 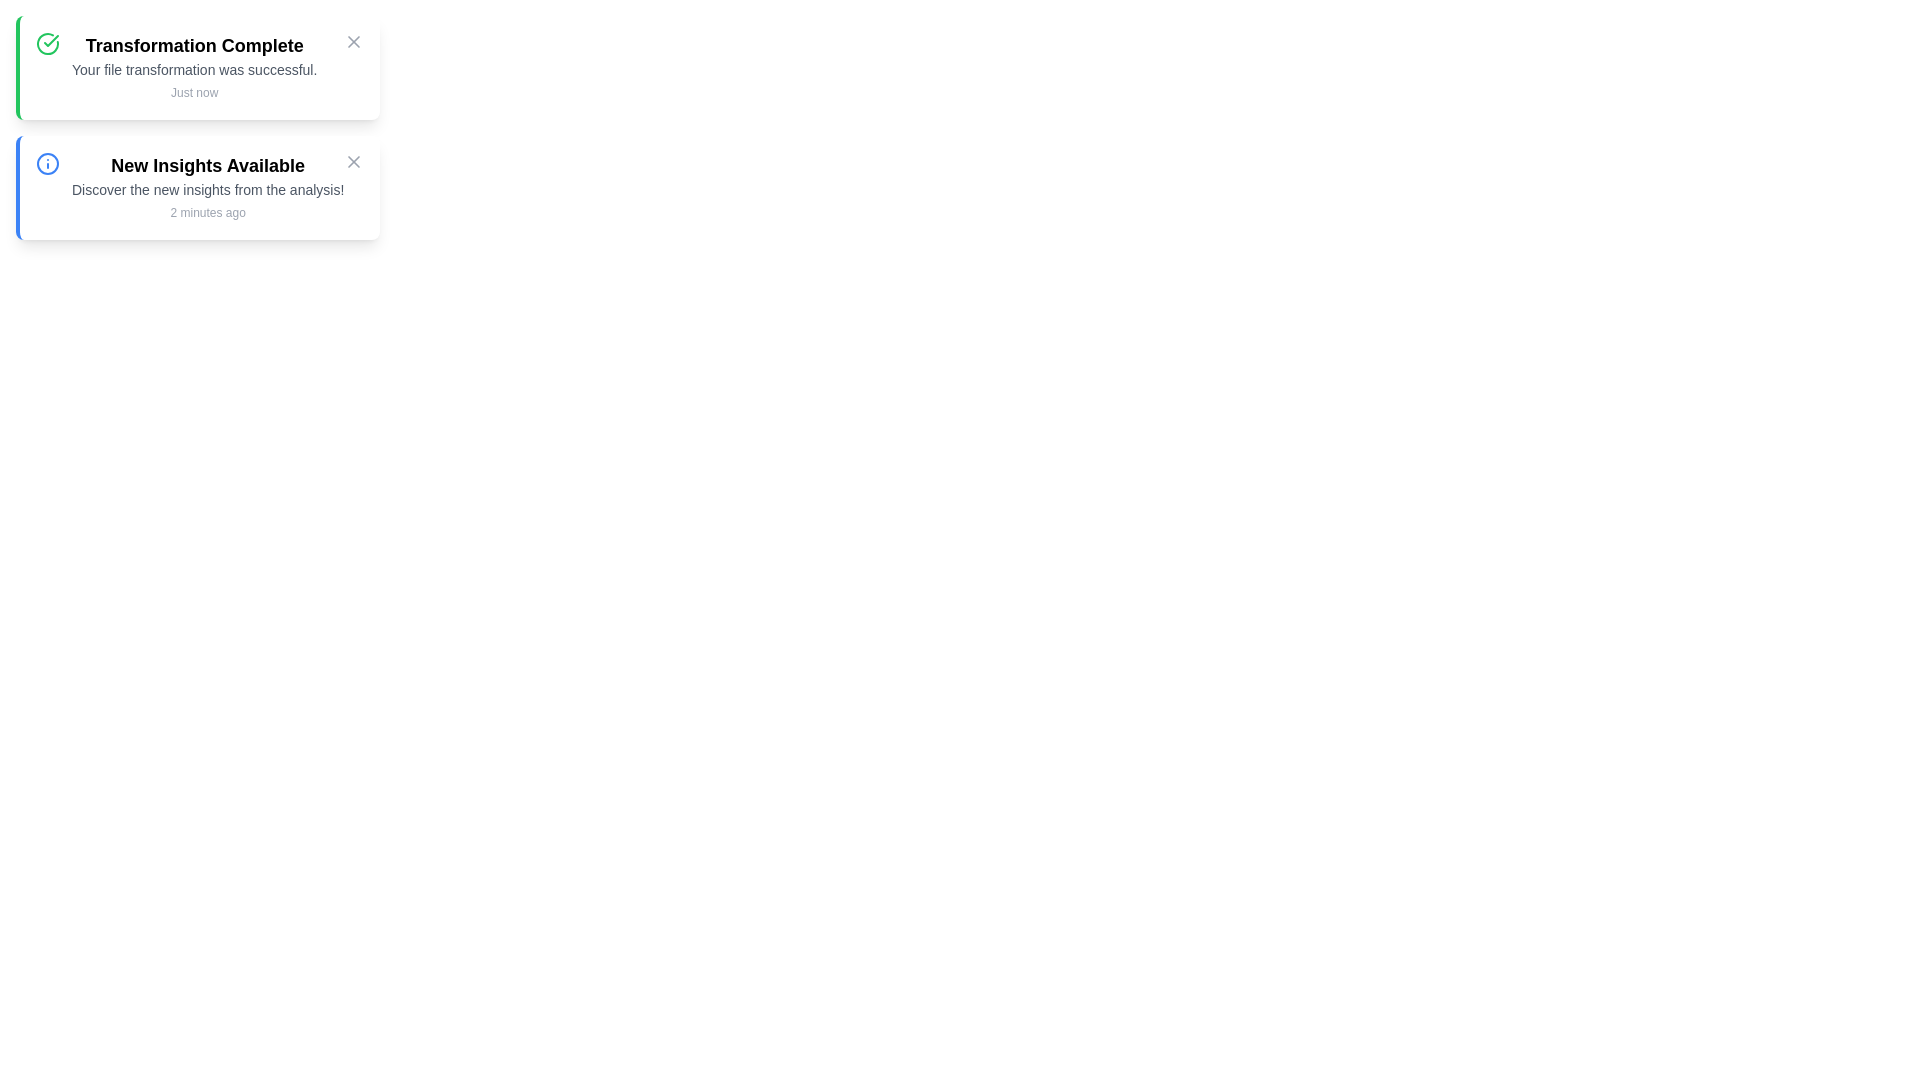 I want to click on the close button of the notification to dismiss it, so click(x=354, y=42).